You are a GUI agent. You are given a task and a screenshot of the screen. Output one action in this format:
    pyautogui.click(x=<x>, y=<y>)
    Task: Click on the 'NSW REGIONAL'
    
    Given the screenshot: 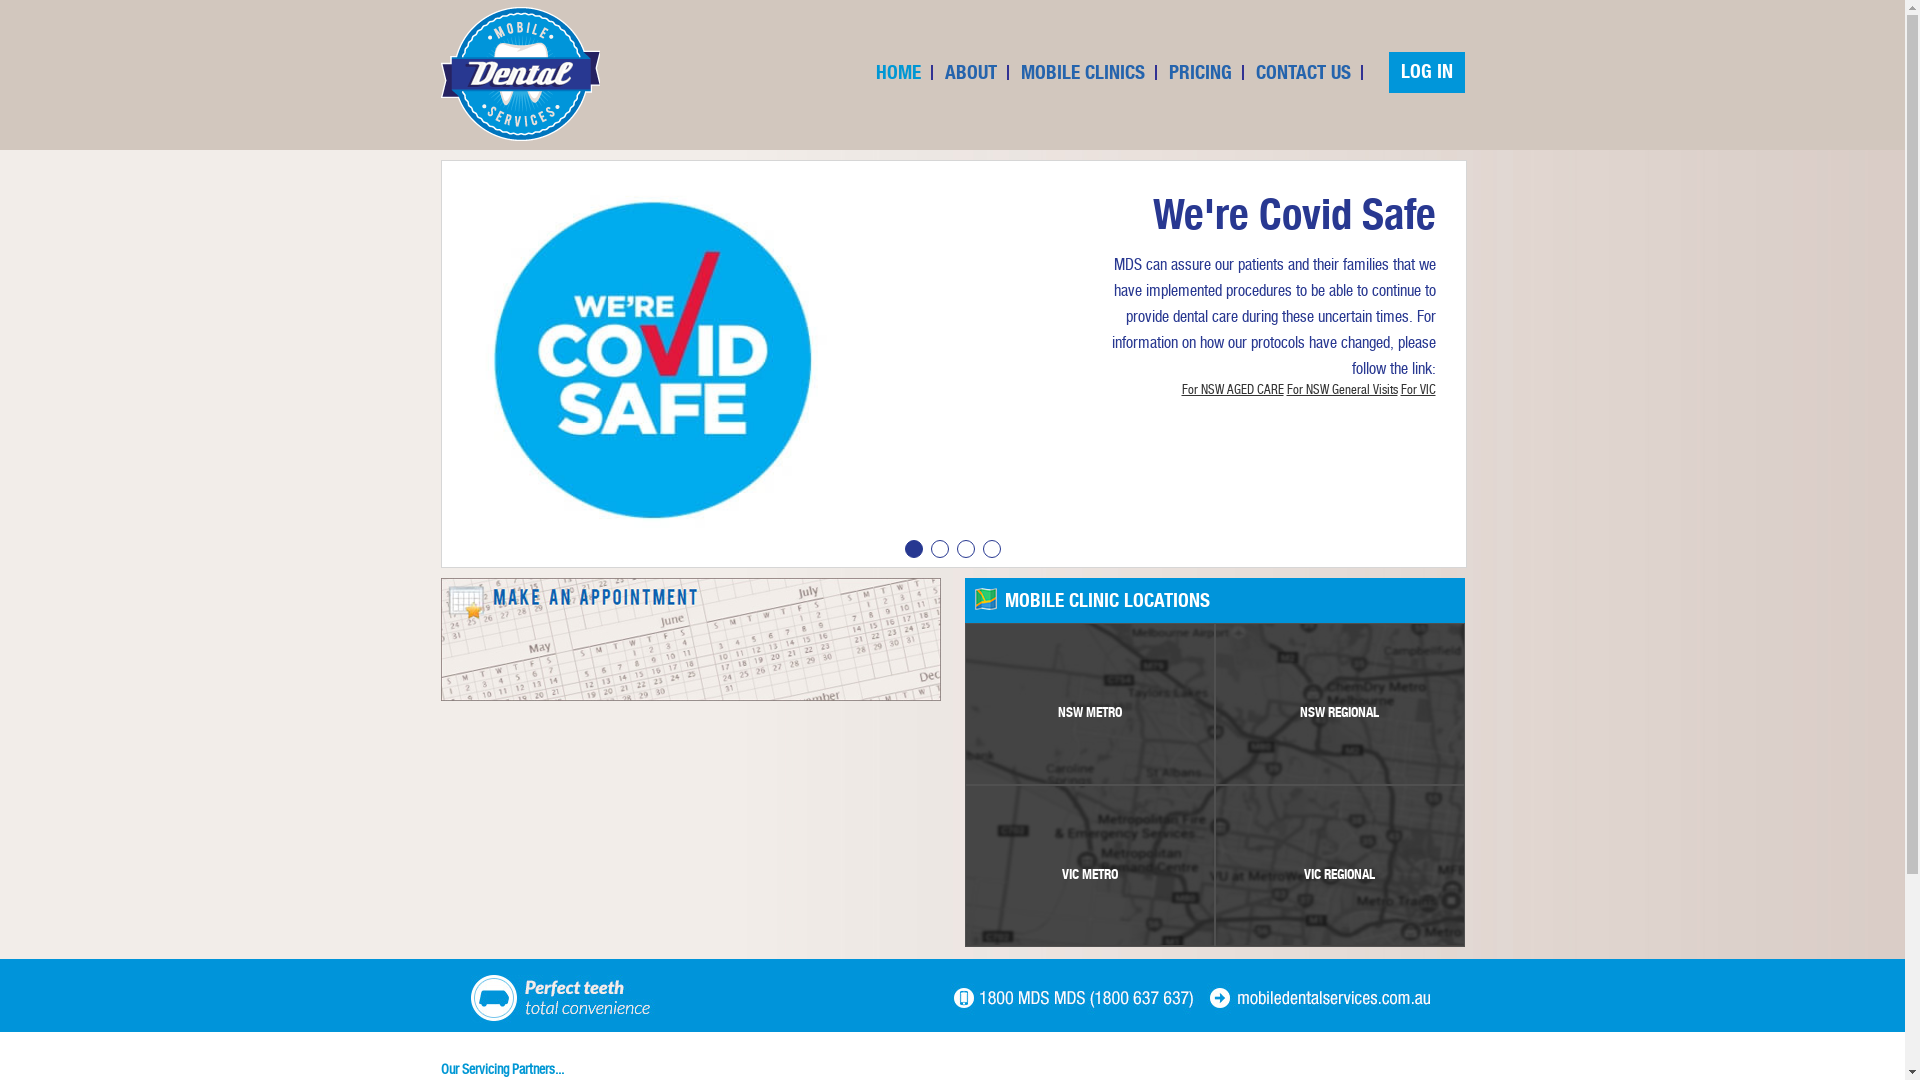 What is the action you would take?
    pyautogui.click(x=1339, y=703)
    